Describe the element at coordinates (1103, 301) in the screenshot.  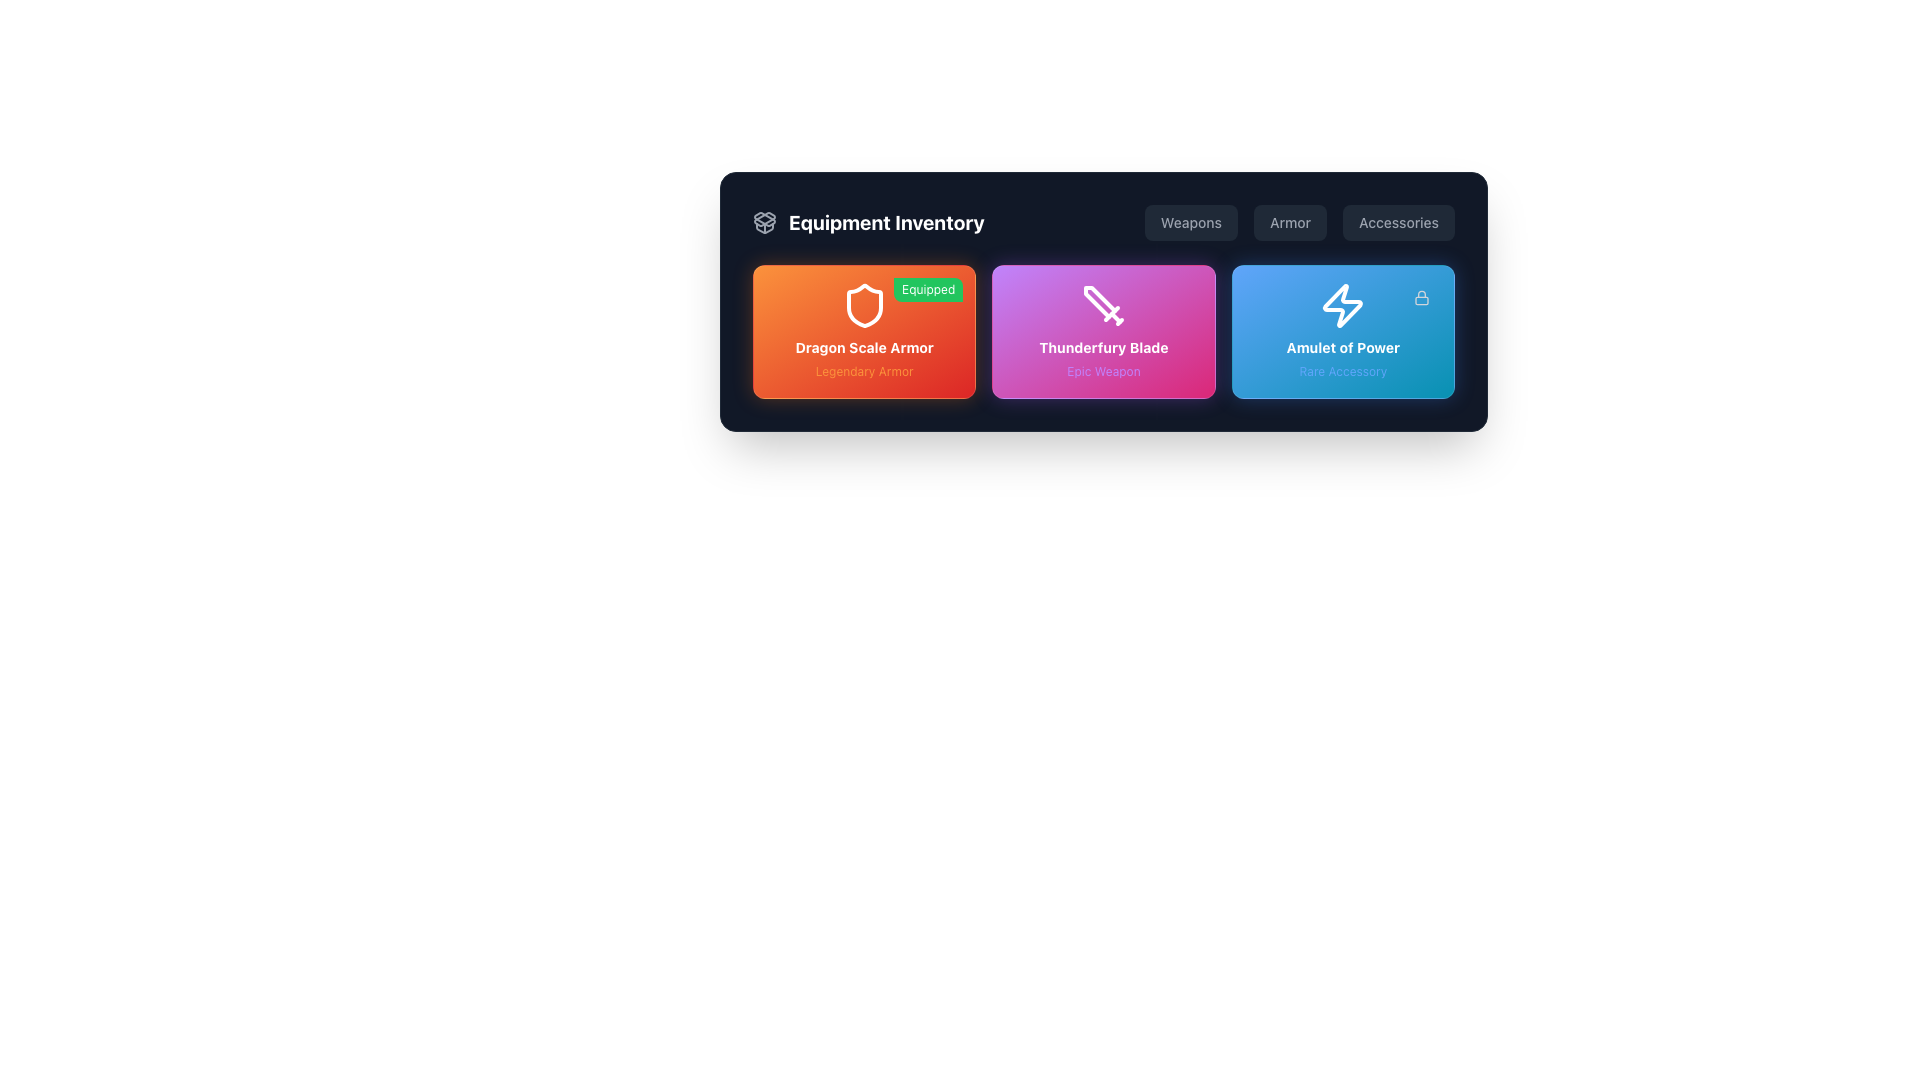
I see `the second summary card in the informational panel, which is purple and labeled 'Thunderfury Blade', to interact with its details or options` at that location.